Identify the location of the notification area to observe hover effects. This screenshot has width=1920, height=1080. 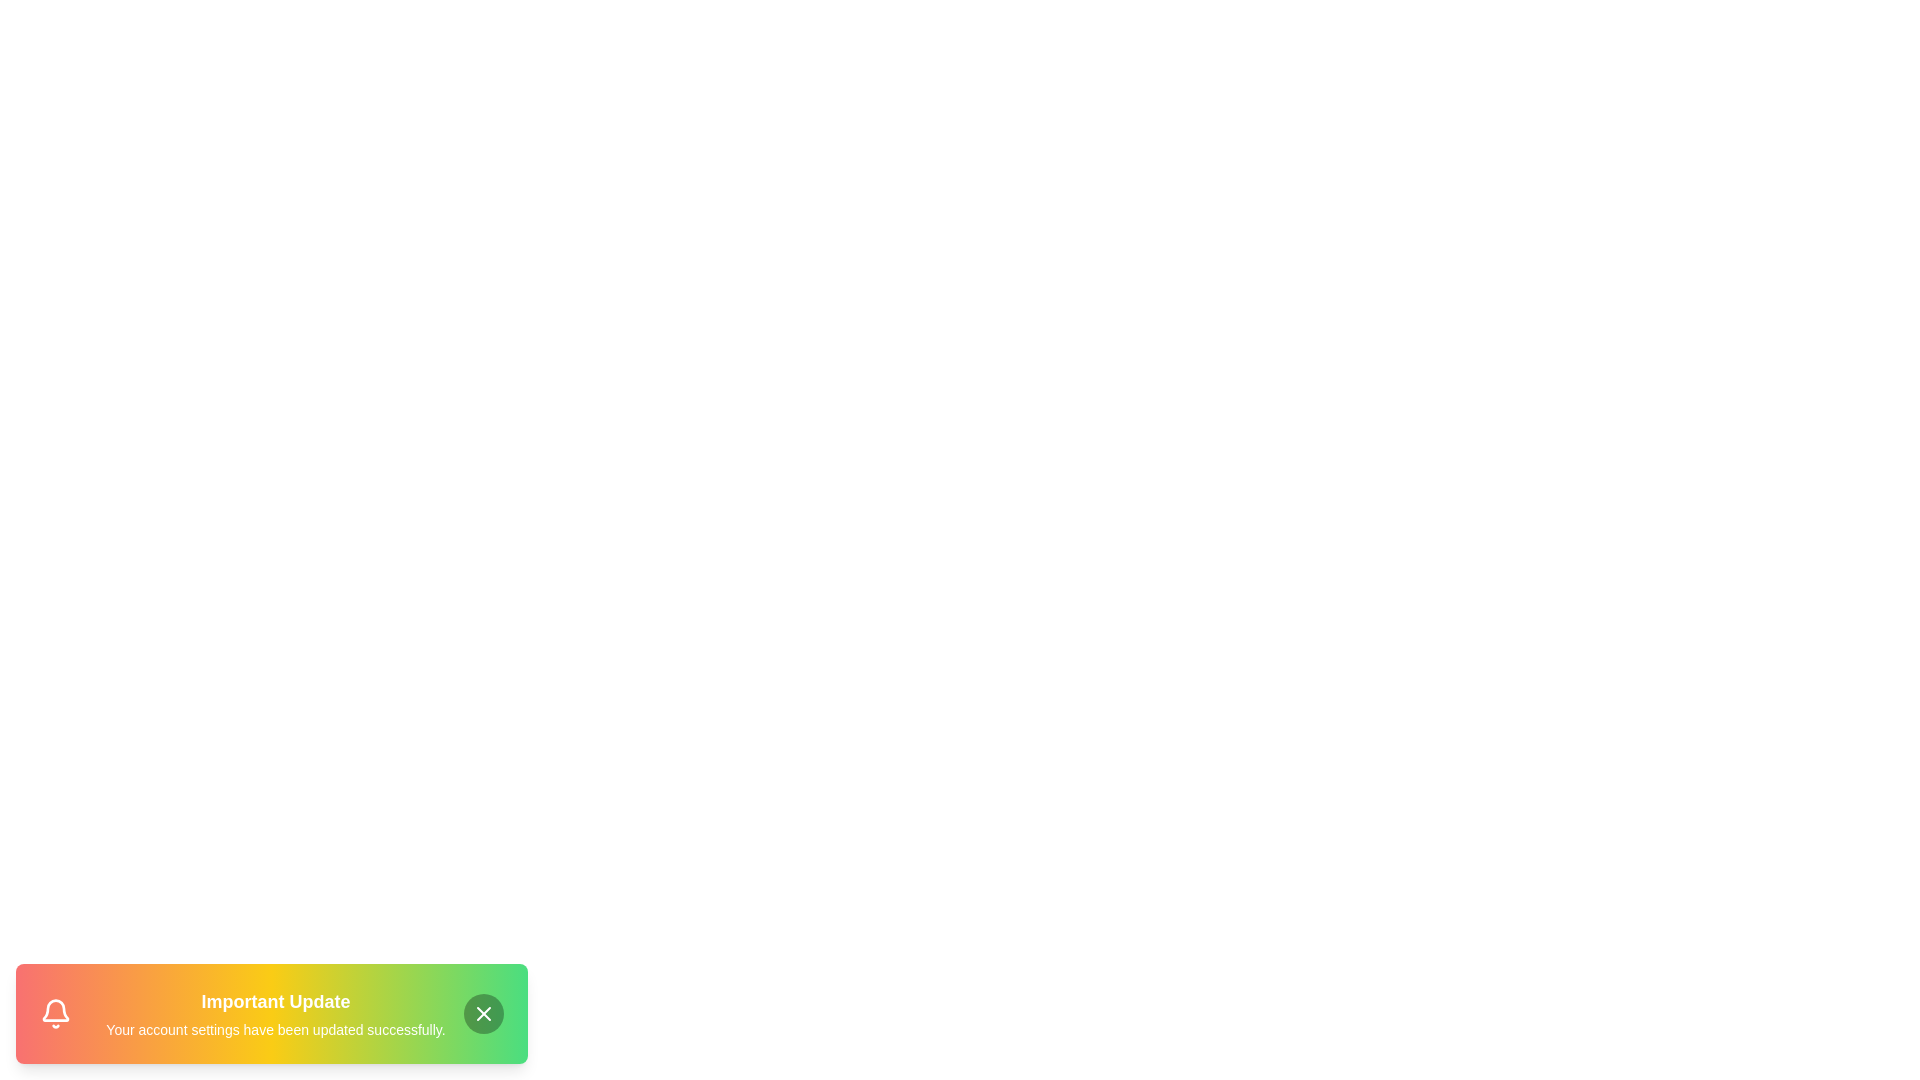
(271, 1014).